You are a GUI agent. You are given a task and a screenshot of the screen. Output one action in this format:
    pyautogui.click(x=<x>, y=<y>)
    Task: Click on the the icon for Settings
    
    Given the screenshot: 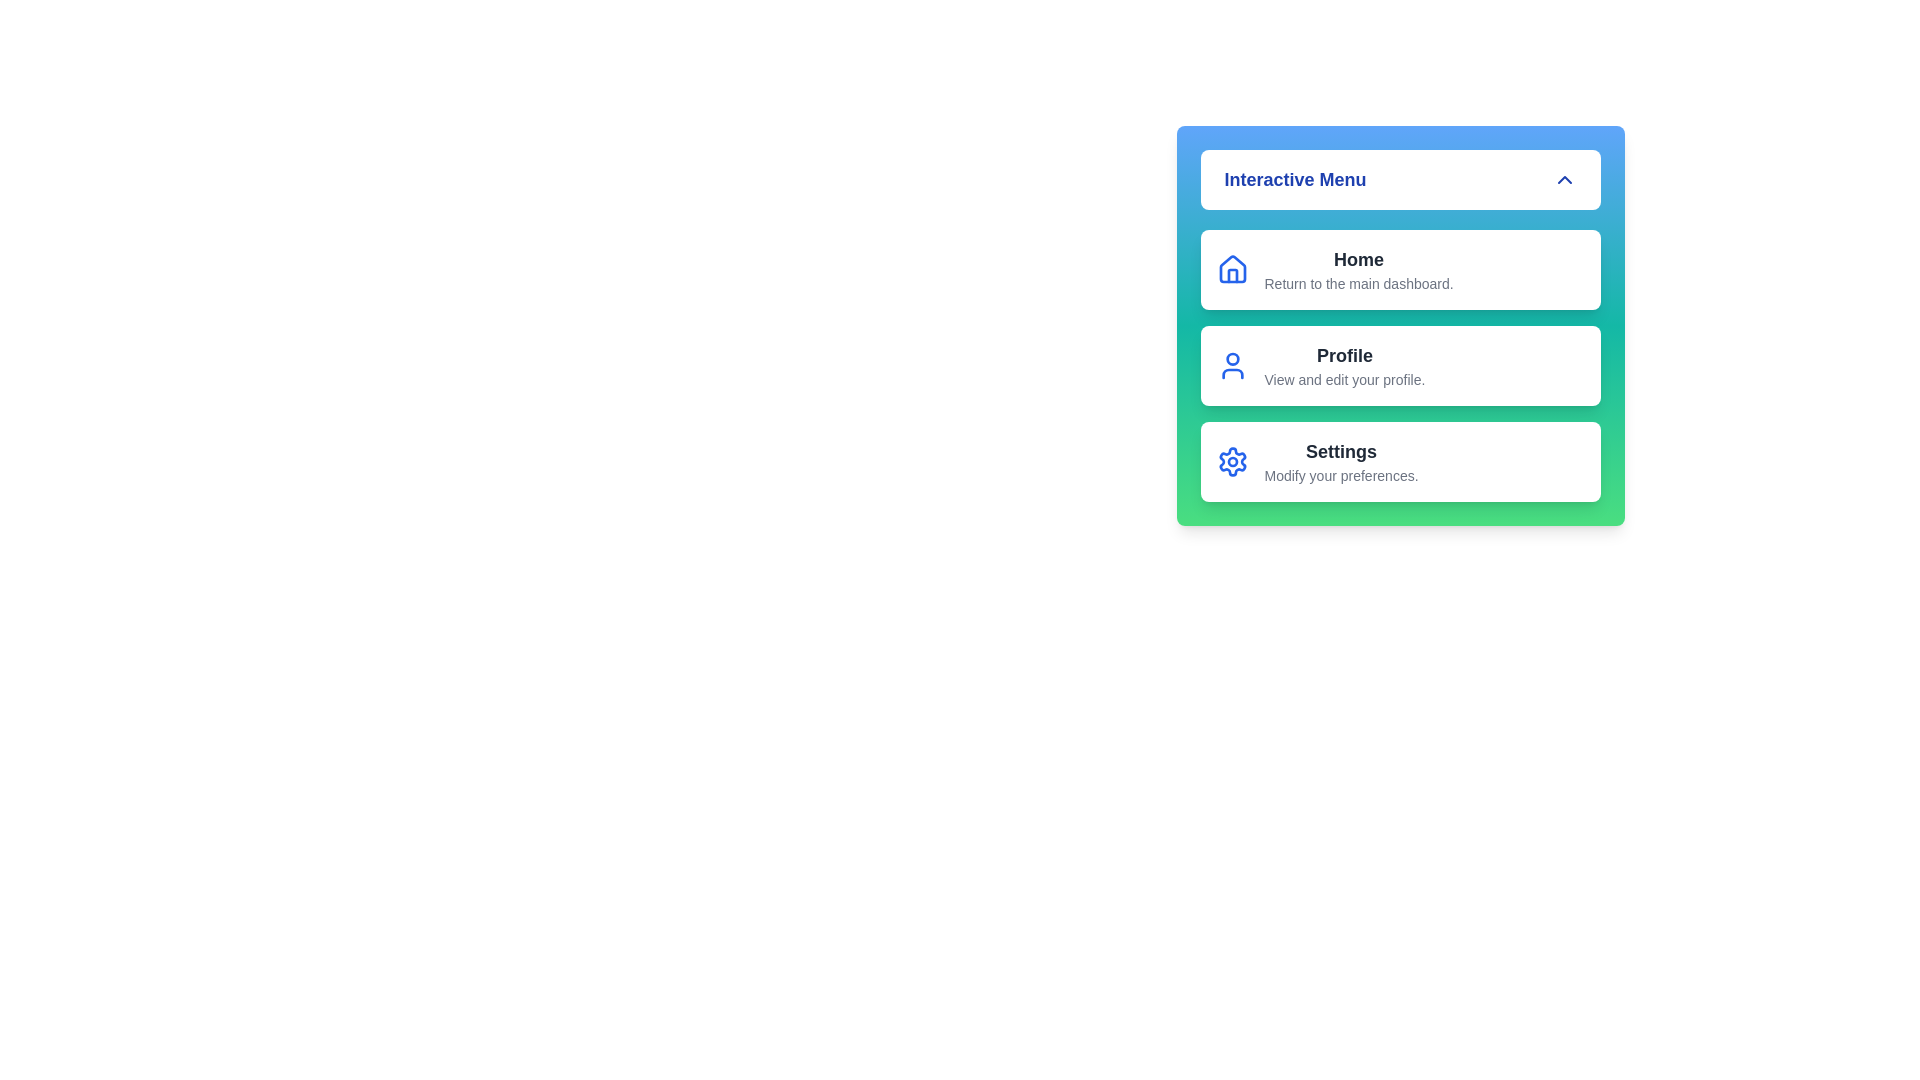 What is the action you would take?
    pyautogui.click(x=1231, y=462)
    